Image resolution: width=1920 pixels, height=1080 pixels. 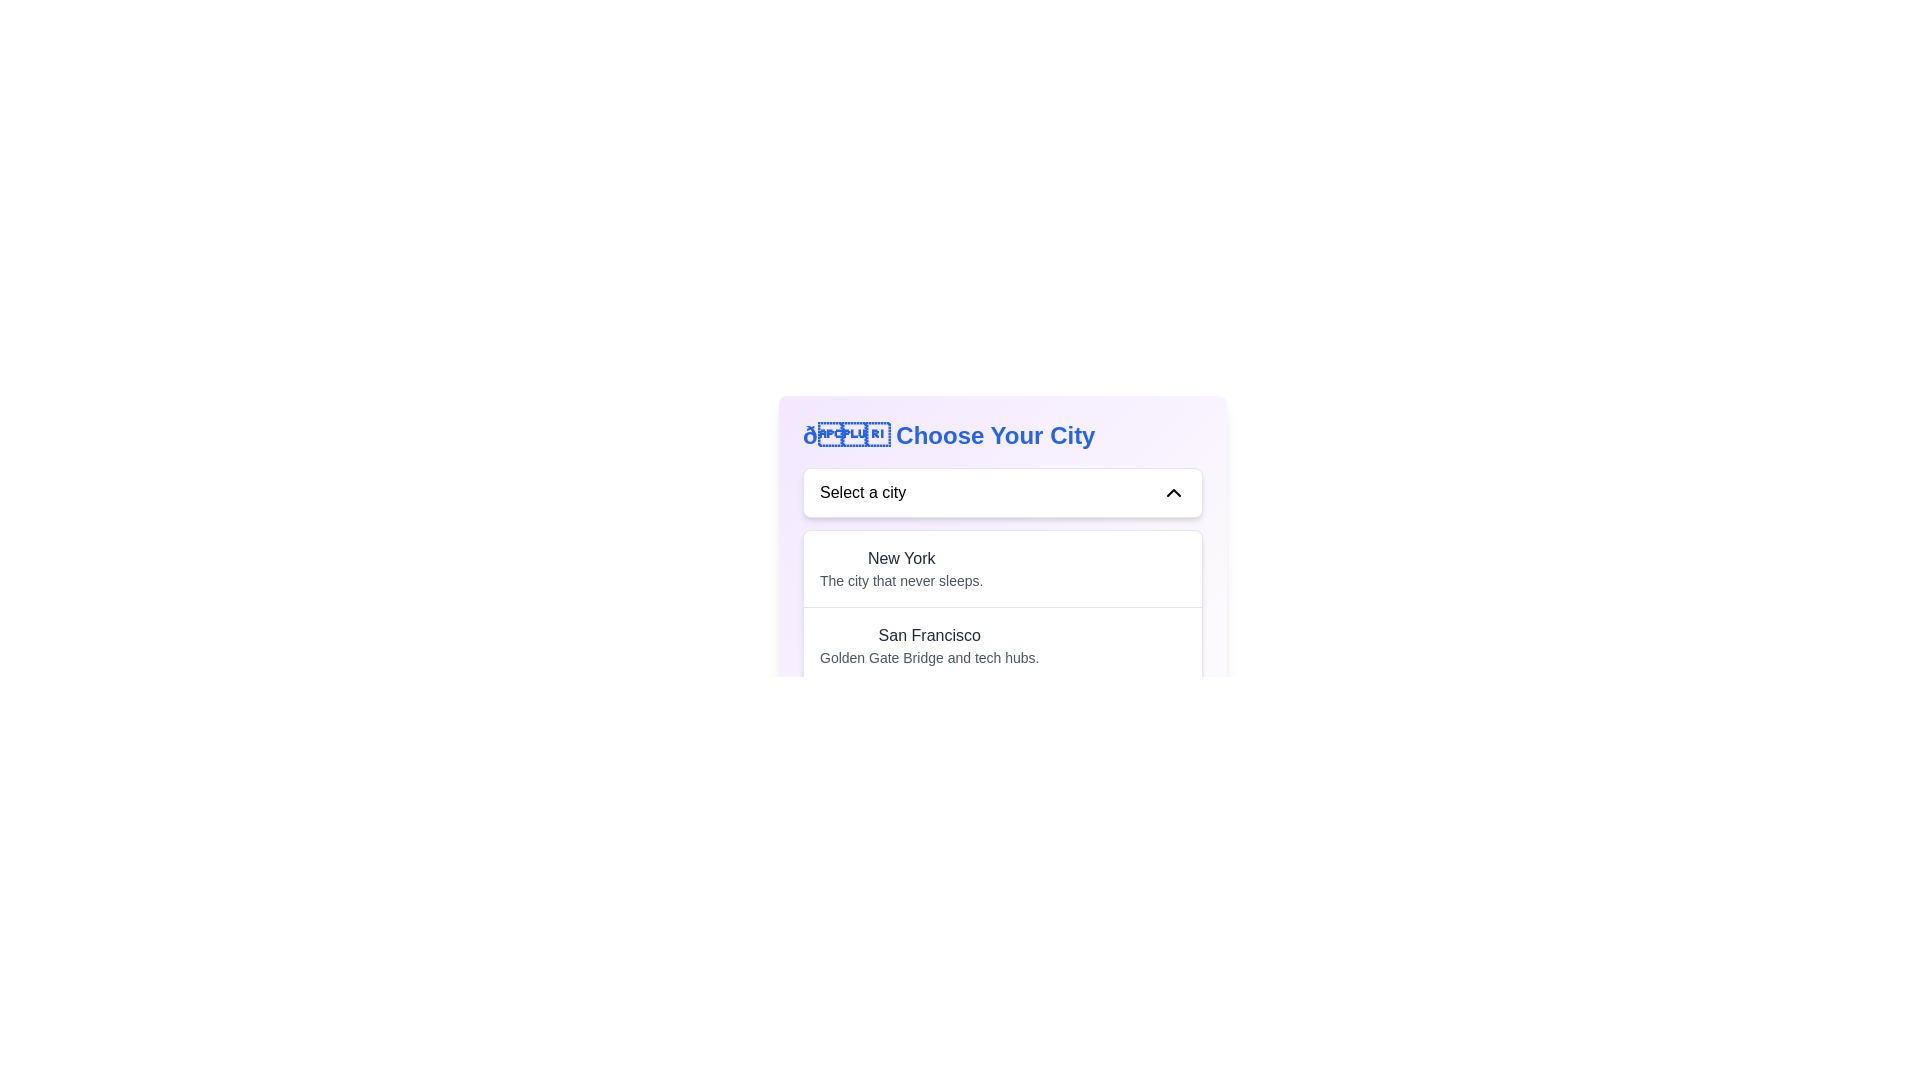 What do you see at coordinates (900, 581) in the screenshot?
I see `the static text element that provides supplementary information related to the title 'New York', located directly below it in the dropdown interface under 'Choose Your City'` at bounding box center [900, 581].